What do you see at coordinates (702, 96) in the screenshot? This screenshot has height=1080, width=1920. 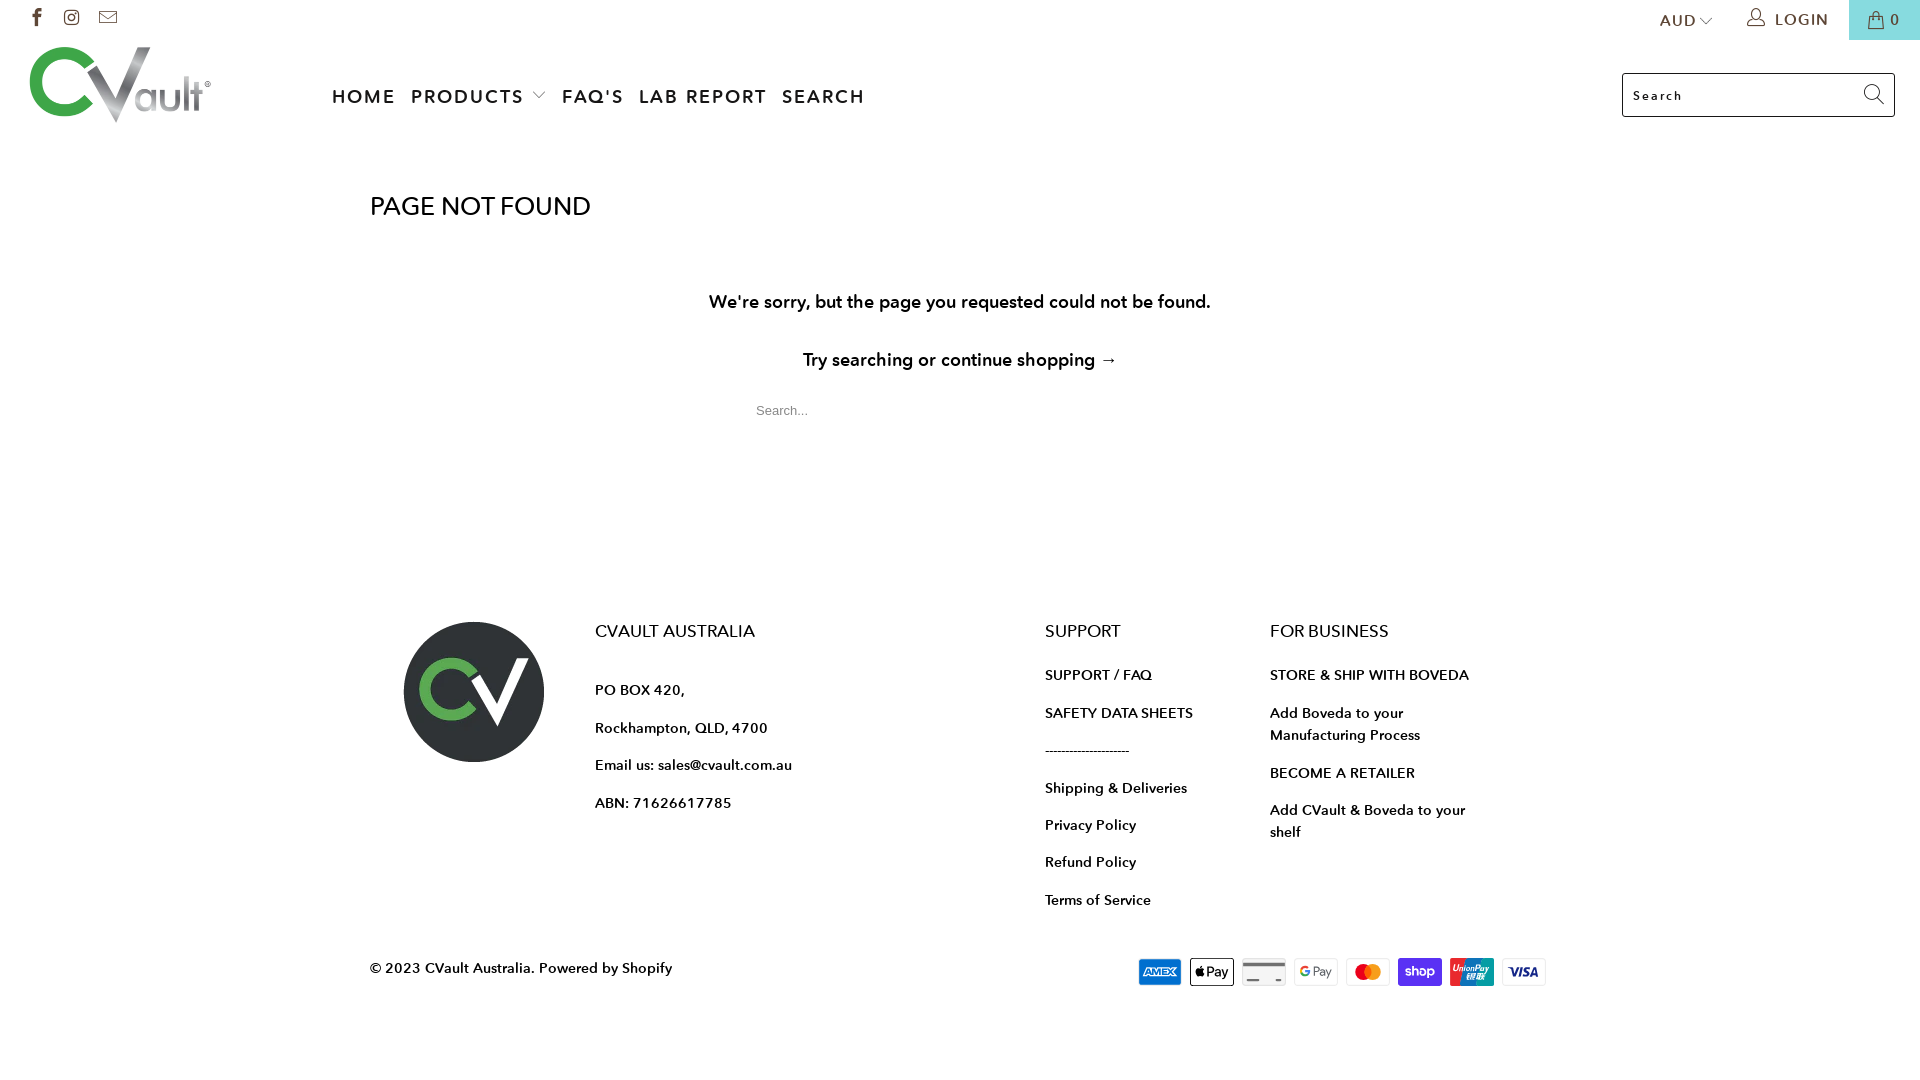 I see `'LAB REPORT'` at bounding box center [702, 96].